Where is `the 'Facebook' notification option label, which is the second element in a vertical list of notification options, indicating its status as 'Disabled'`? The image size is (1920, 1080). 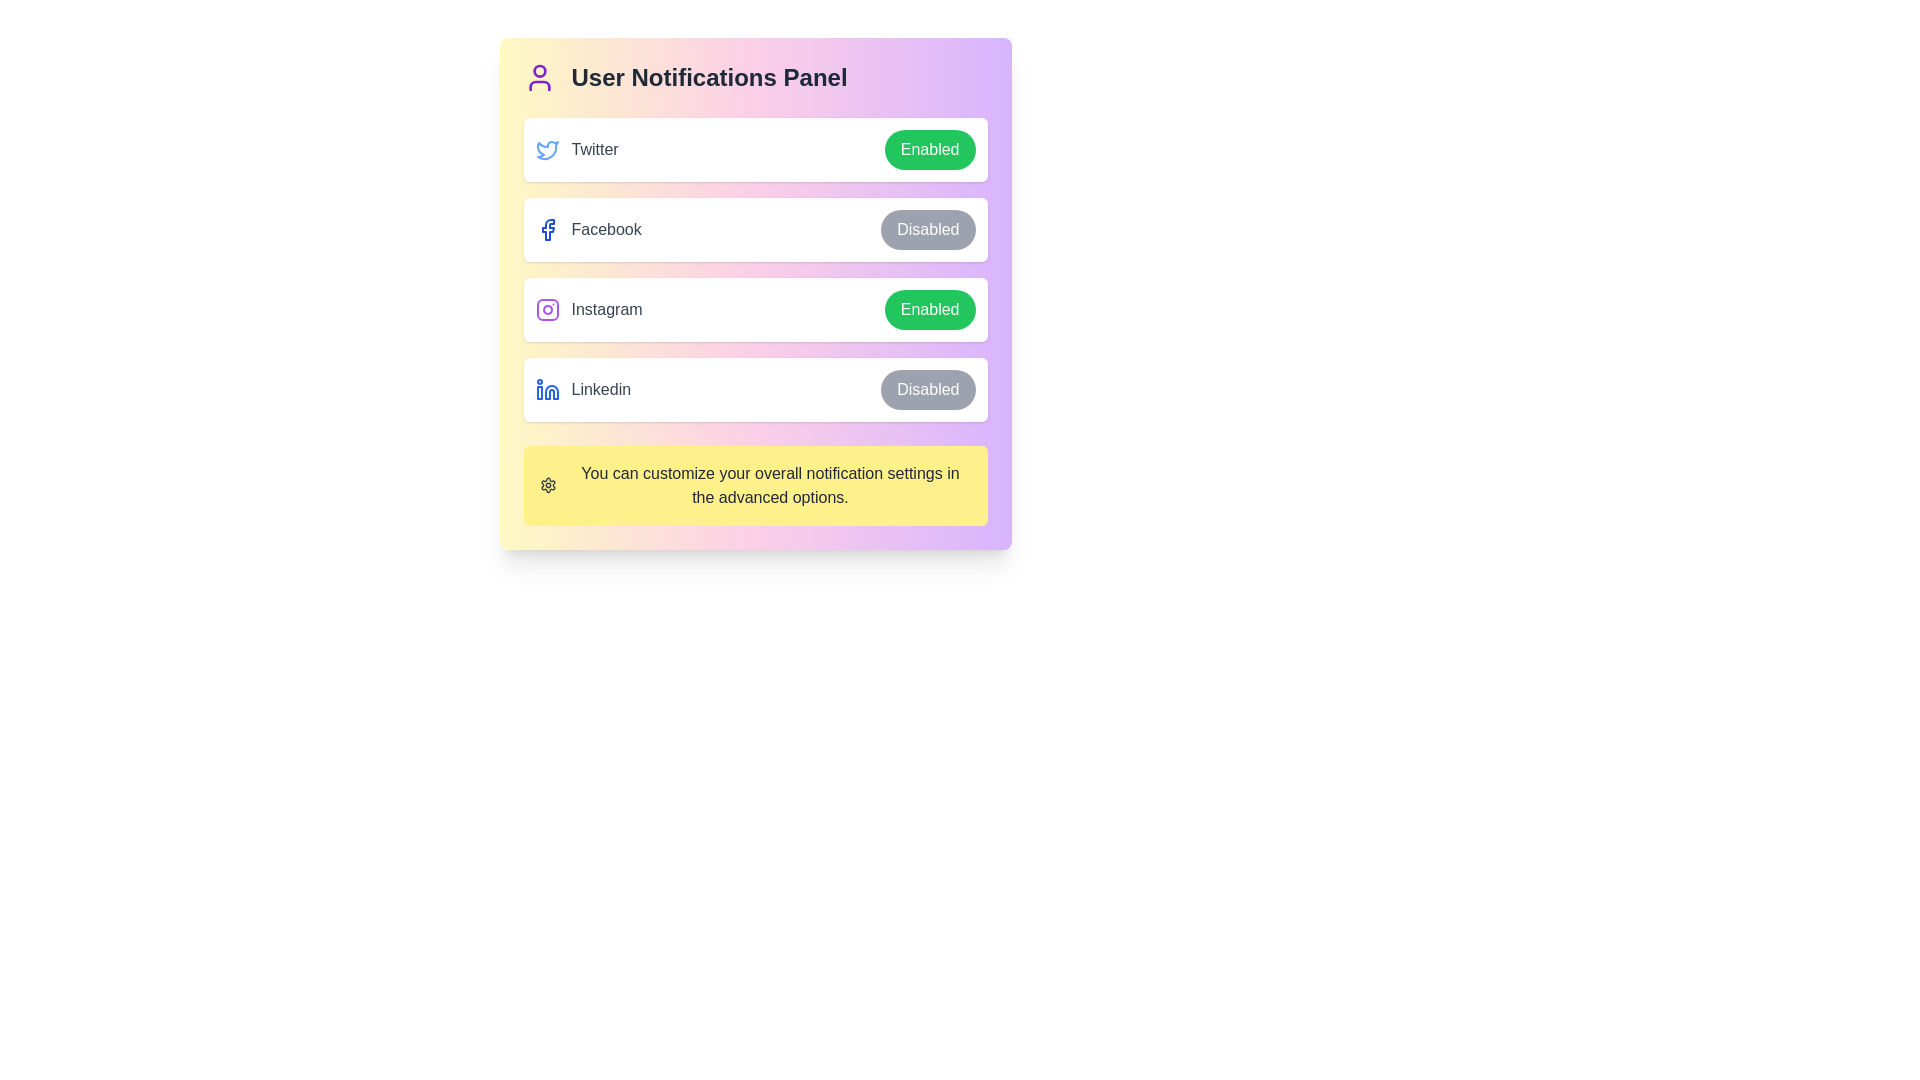
the 'Facebook' notification option label, which is the second element in a vertical list of notification options, indicating its status as 'Disabled' is located at coordinates (587, 229).